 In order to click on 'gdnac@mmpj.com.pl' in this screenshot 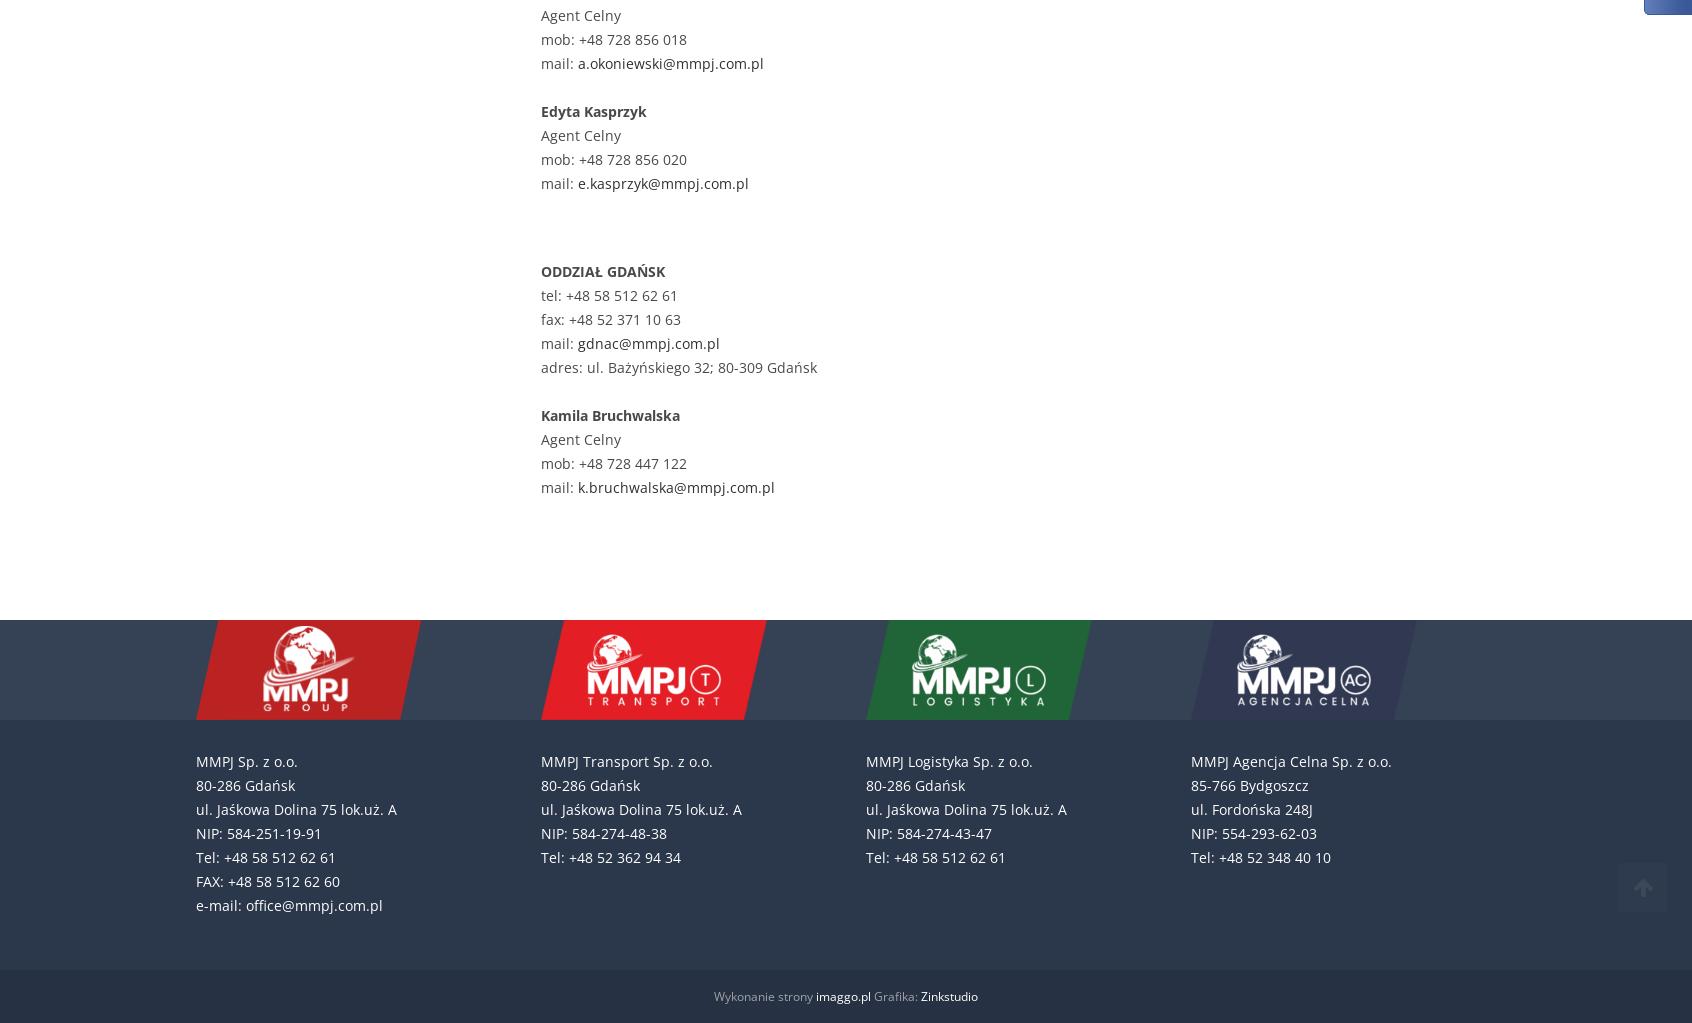, I will do `click(649, 343)`.